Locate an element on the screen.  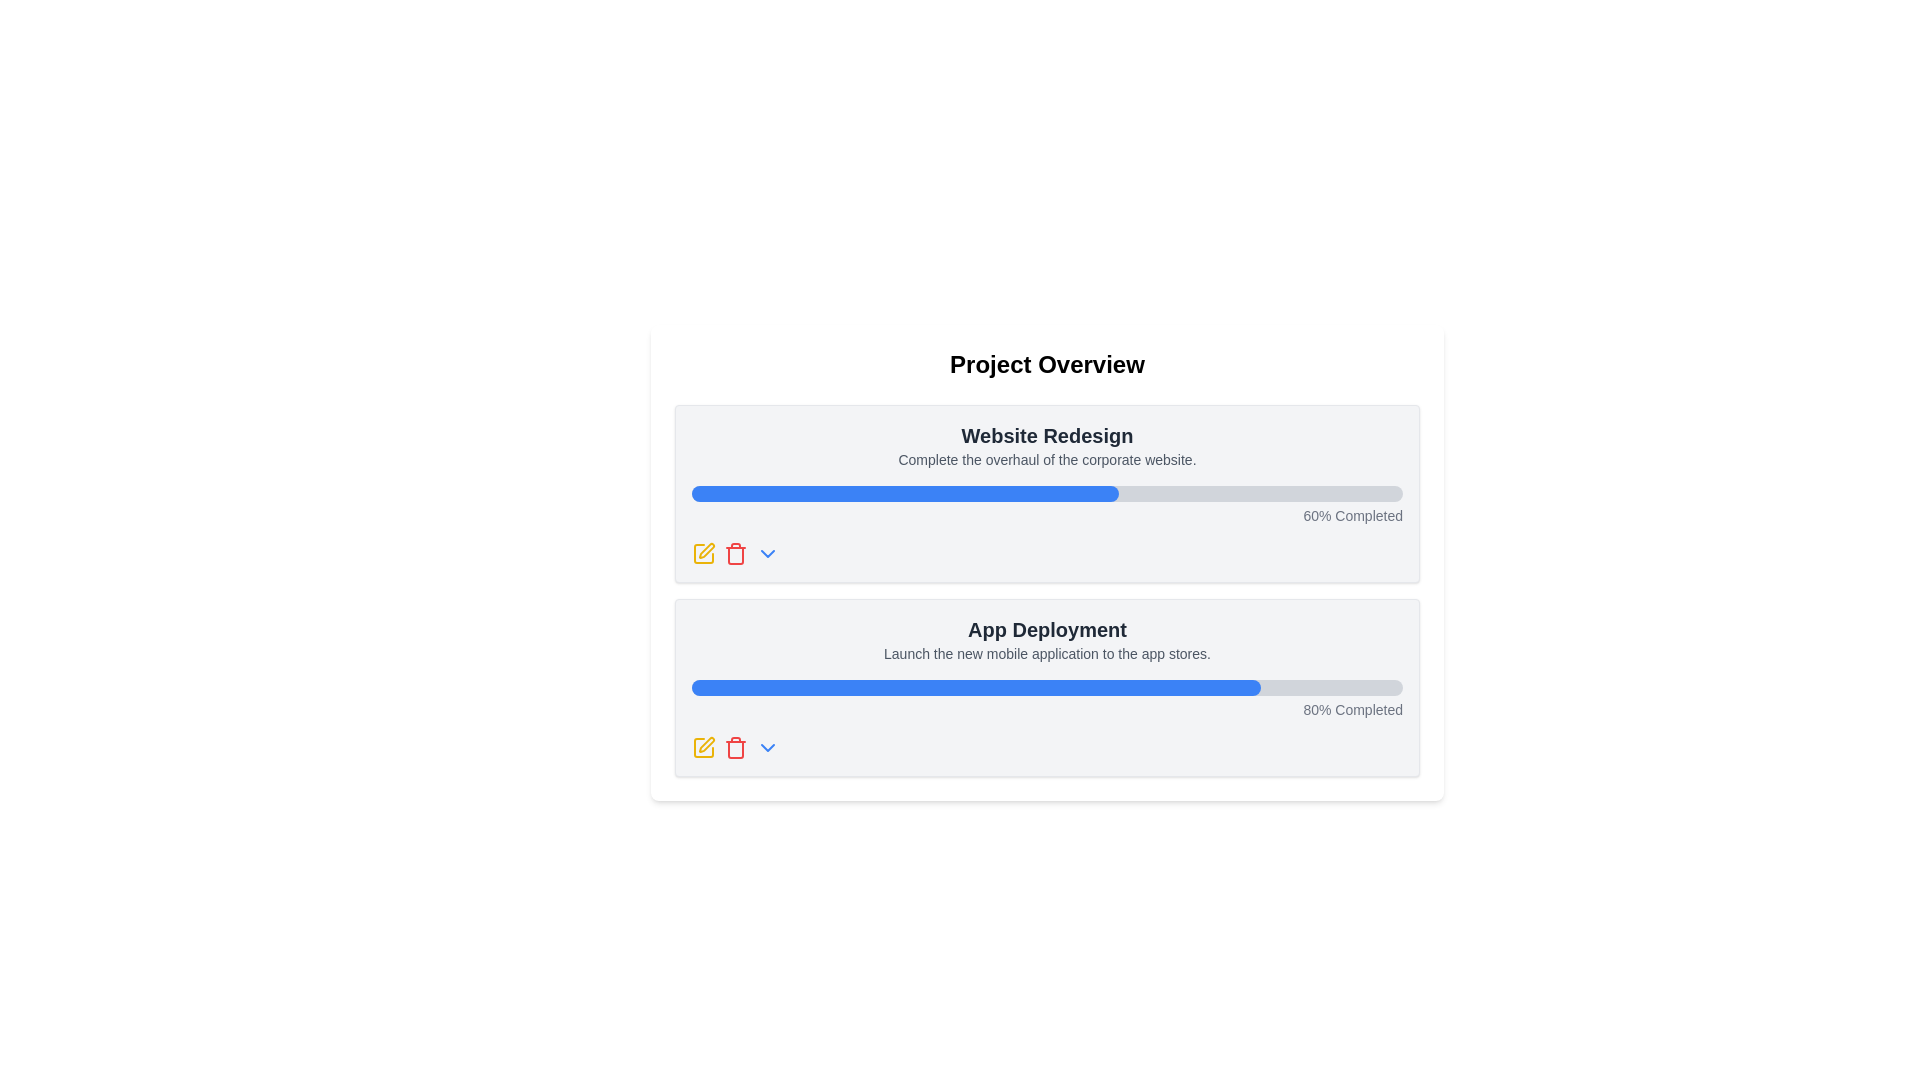
the yellow pen icon button located in the action panel for the 'Website Redesign' task section is located at coordinates (704, 554).